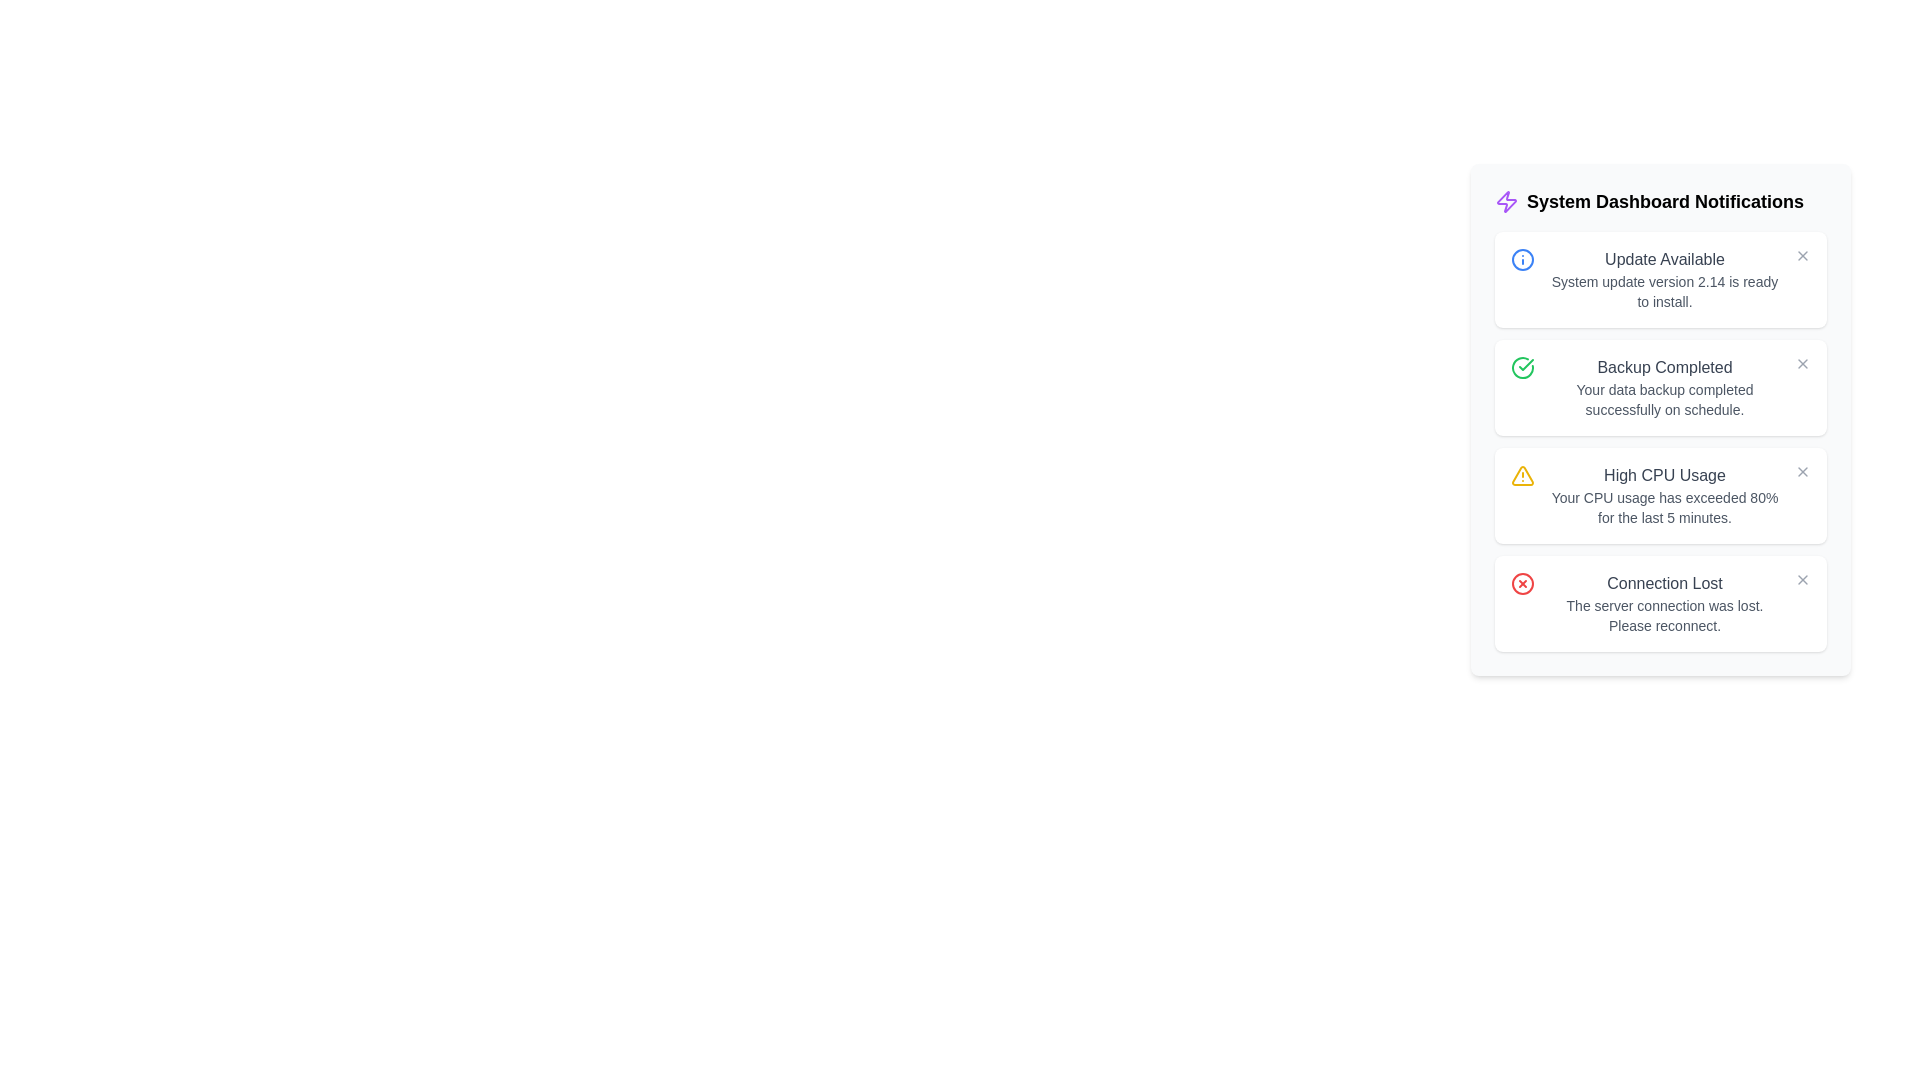  I want to click on the Text Label titled 'Update Available' in the 'System Dashboard Notifications' panel, which serves as the title for the notification card, so click(1665, 258).